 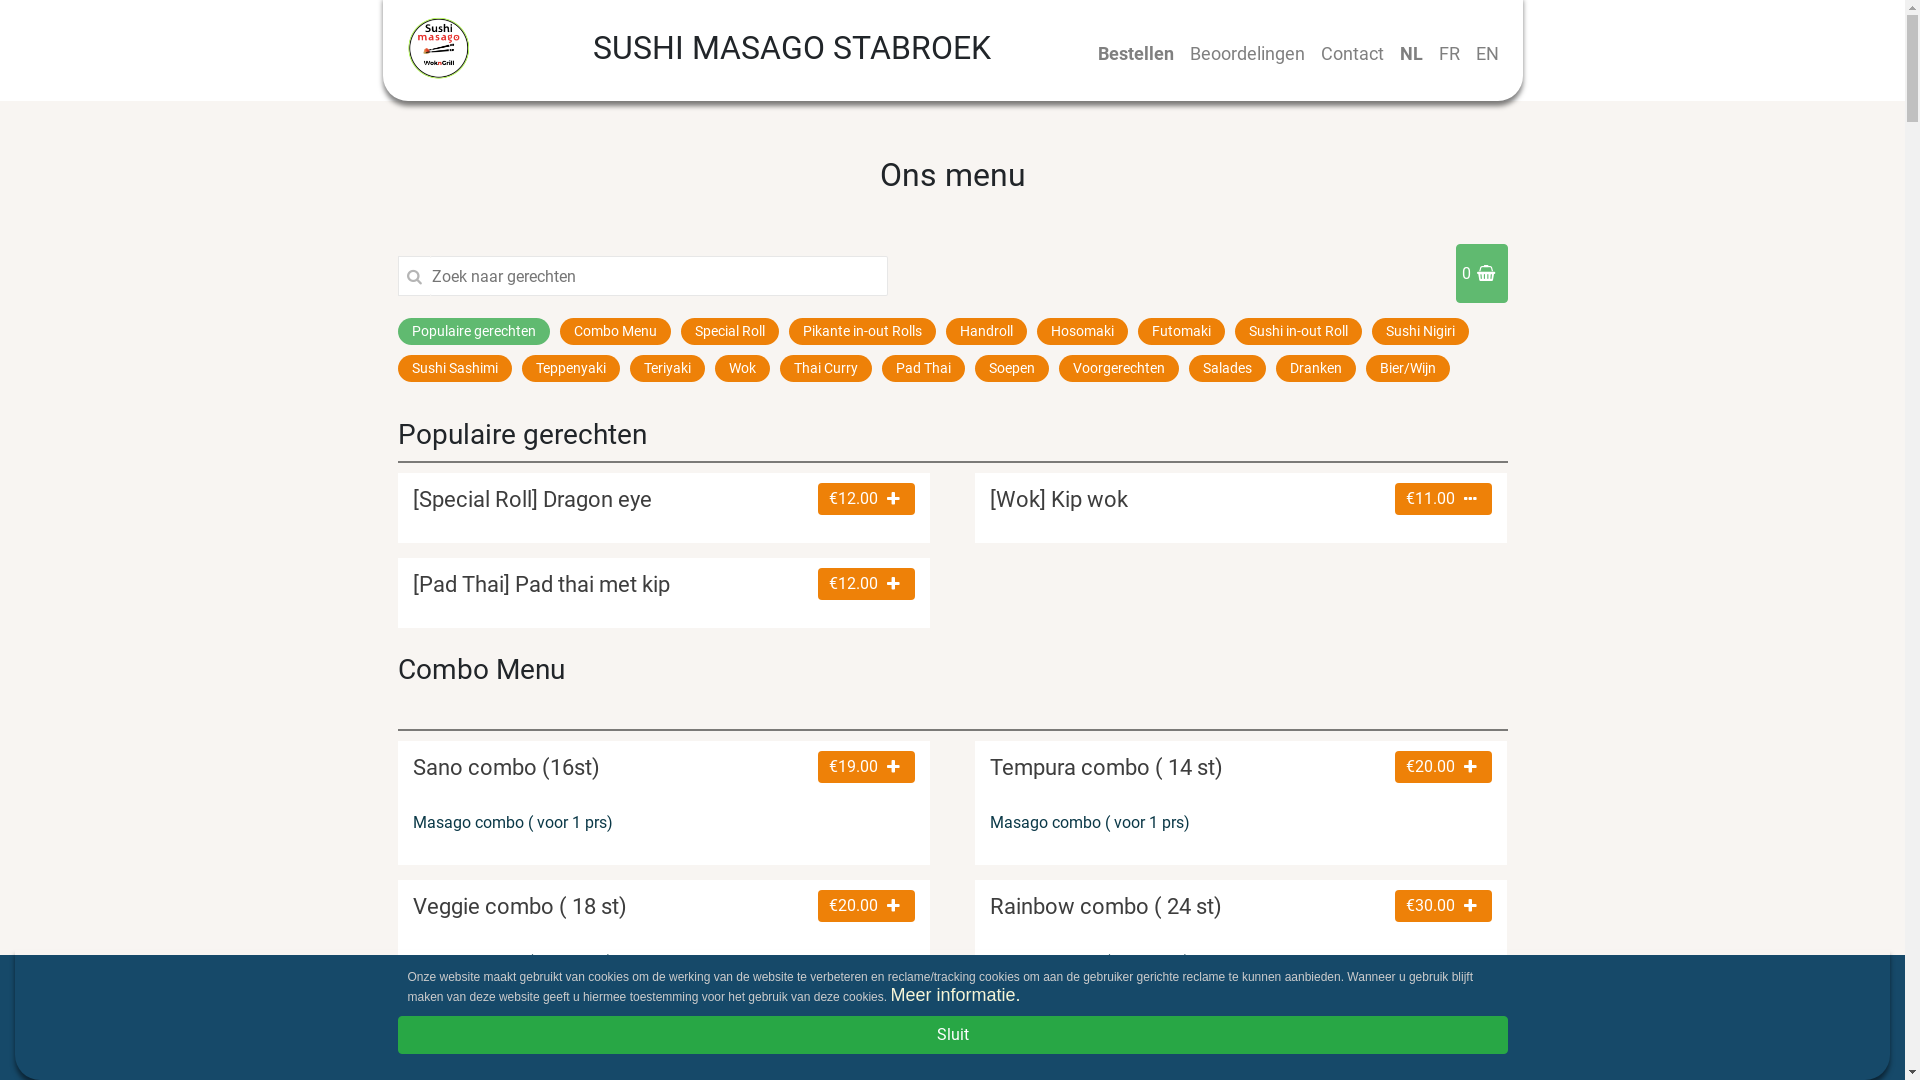 What do you see at coordinates (1371, 330) in the screenshot?
I see `'Sushi Nigiri'` at bounding box center [1371, 330].